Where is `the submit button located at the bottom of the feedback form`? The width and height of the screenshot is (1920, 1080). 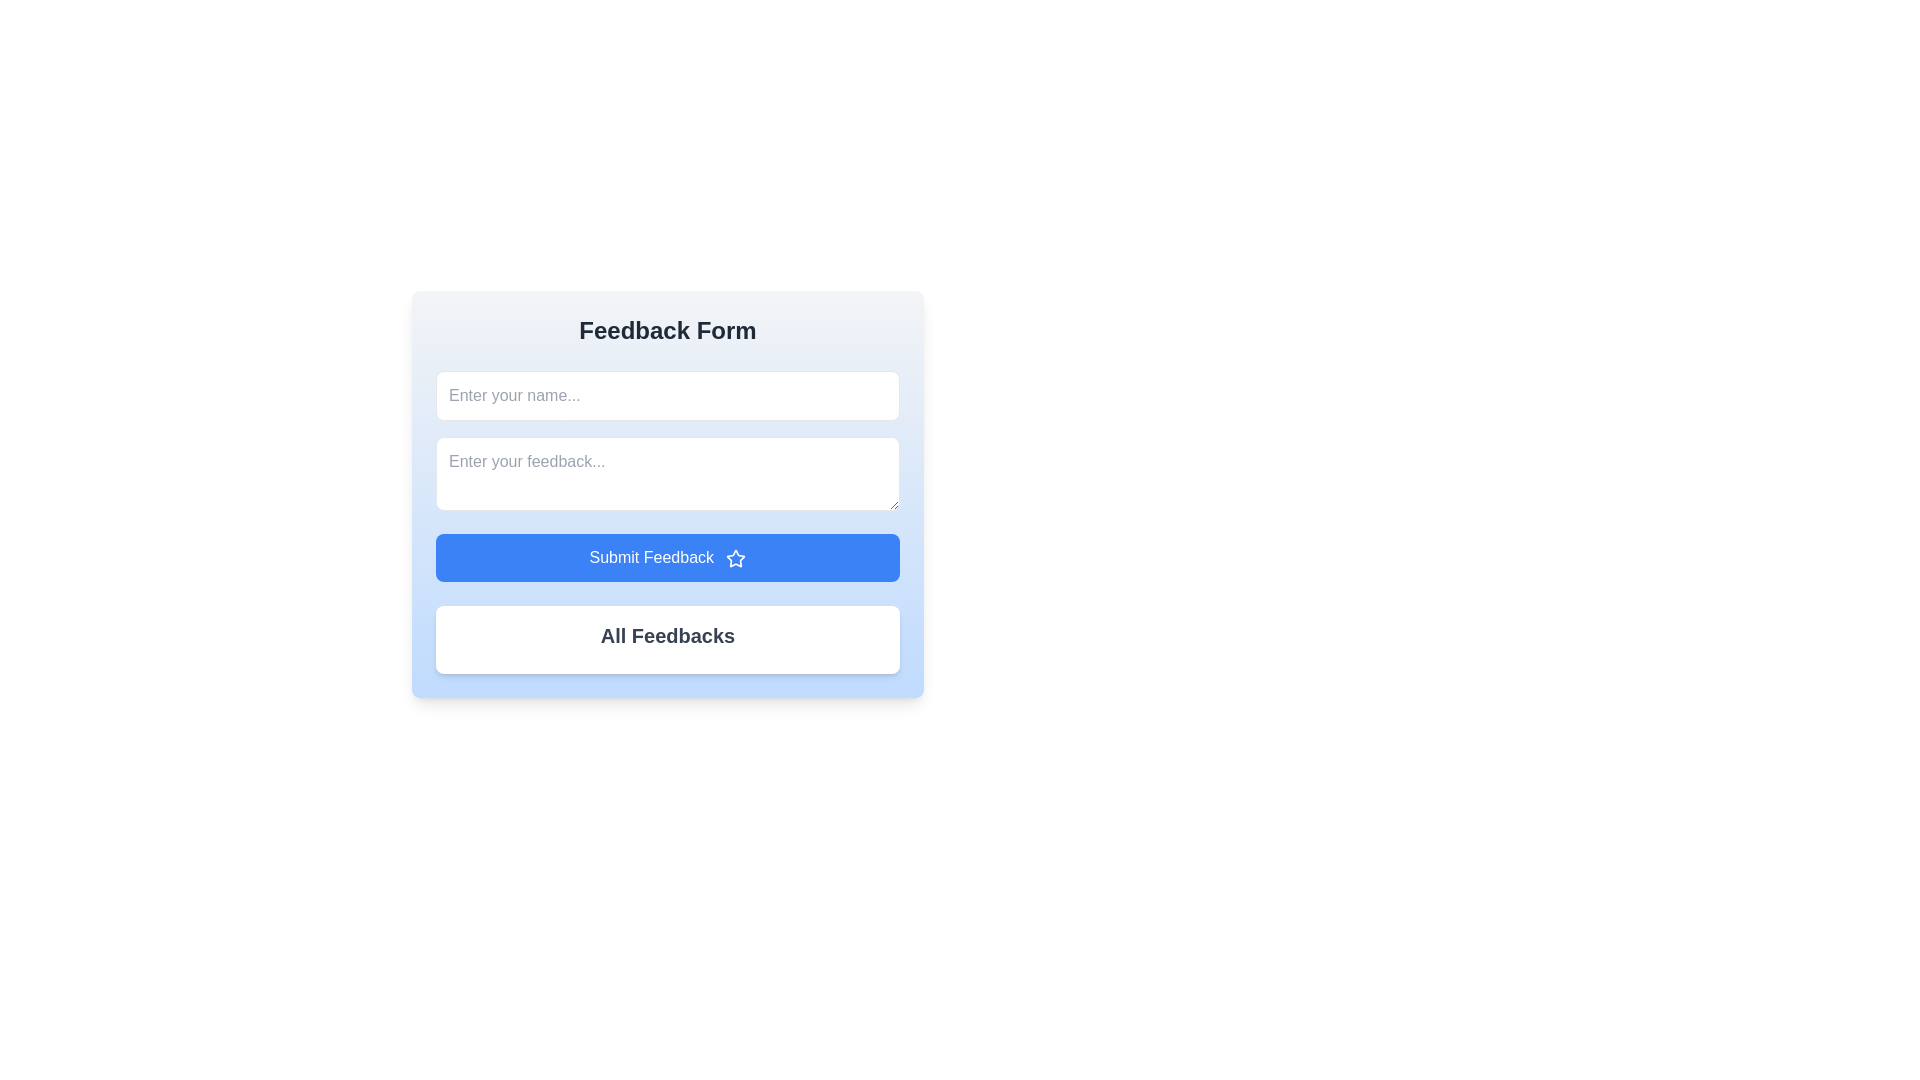 the submit button located at the bottom of the feedback form is located at coordinates (667, 558).